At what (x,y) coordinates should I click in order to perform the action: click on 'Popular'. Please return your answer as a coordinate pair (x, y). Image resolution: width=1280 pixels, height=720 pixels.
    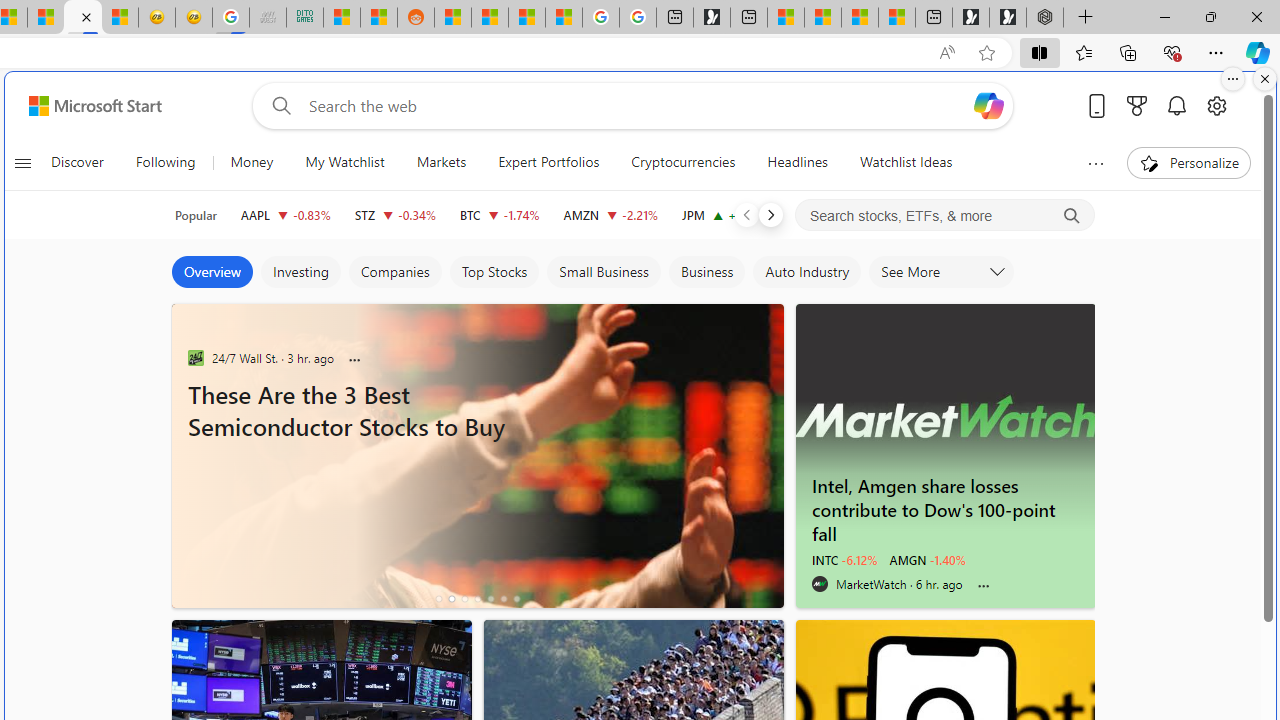
    Looking at the image, I should click on (196, 215).